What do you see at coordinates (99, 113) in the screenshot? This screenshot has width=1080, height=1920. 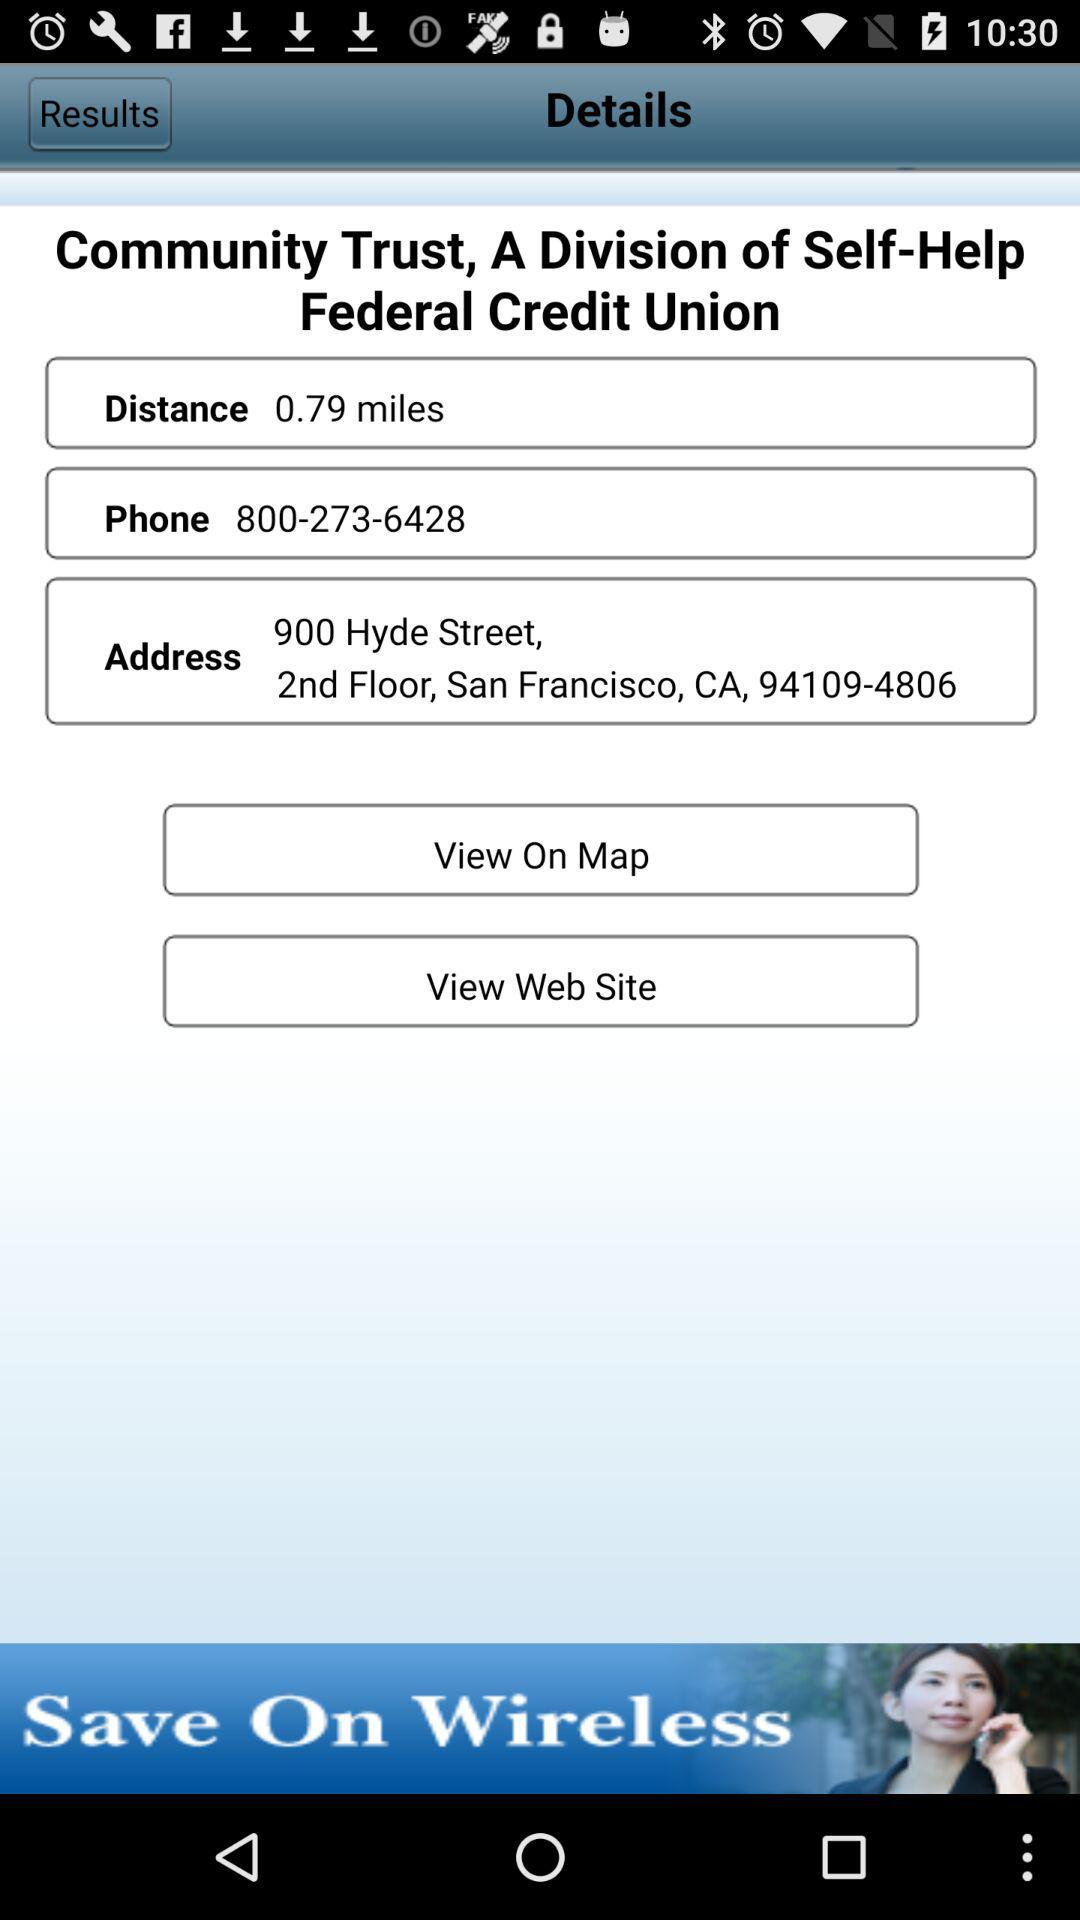 I see `app next to details item` at bounding box center [99, 113].